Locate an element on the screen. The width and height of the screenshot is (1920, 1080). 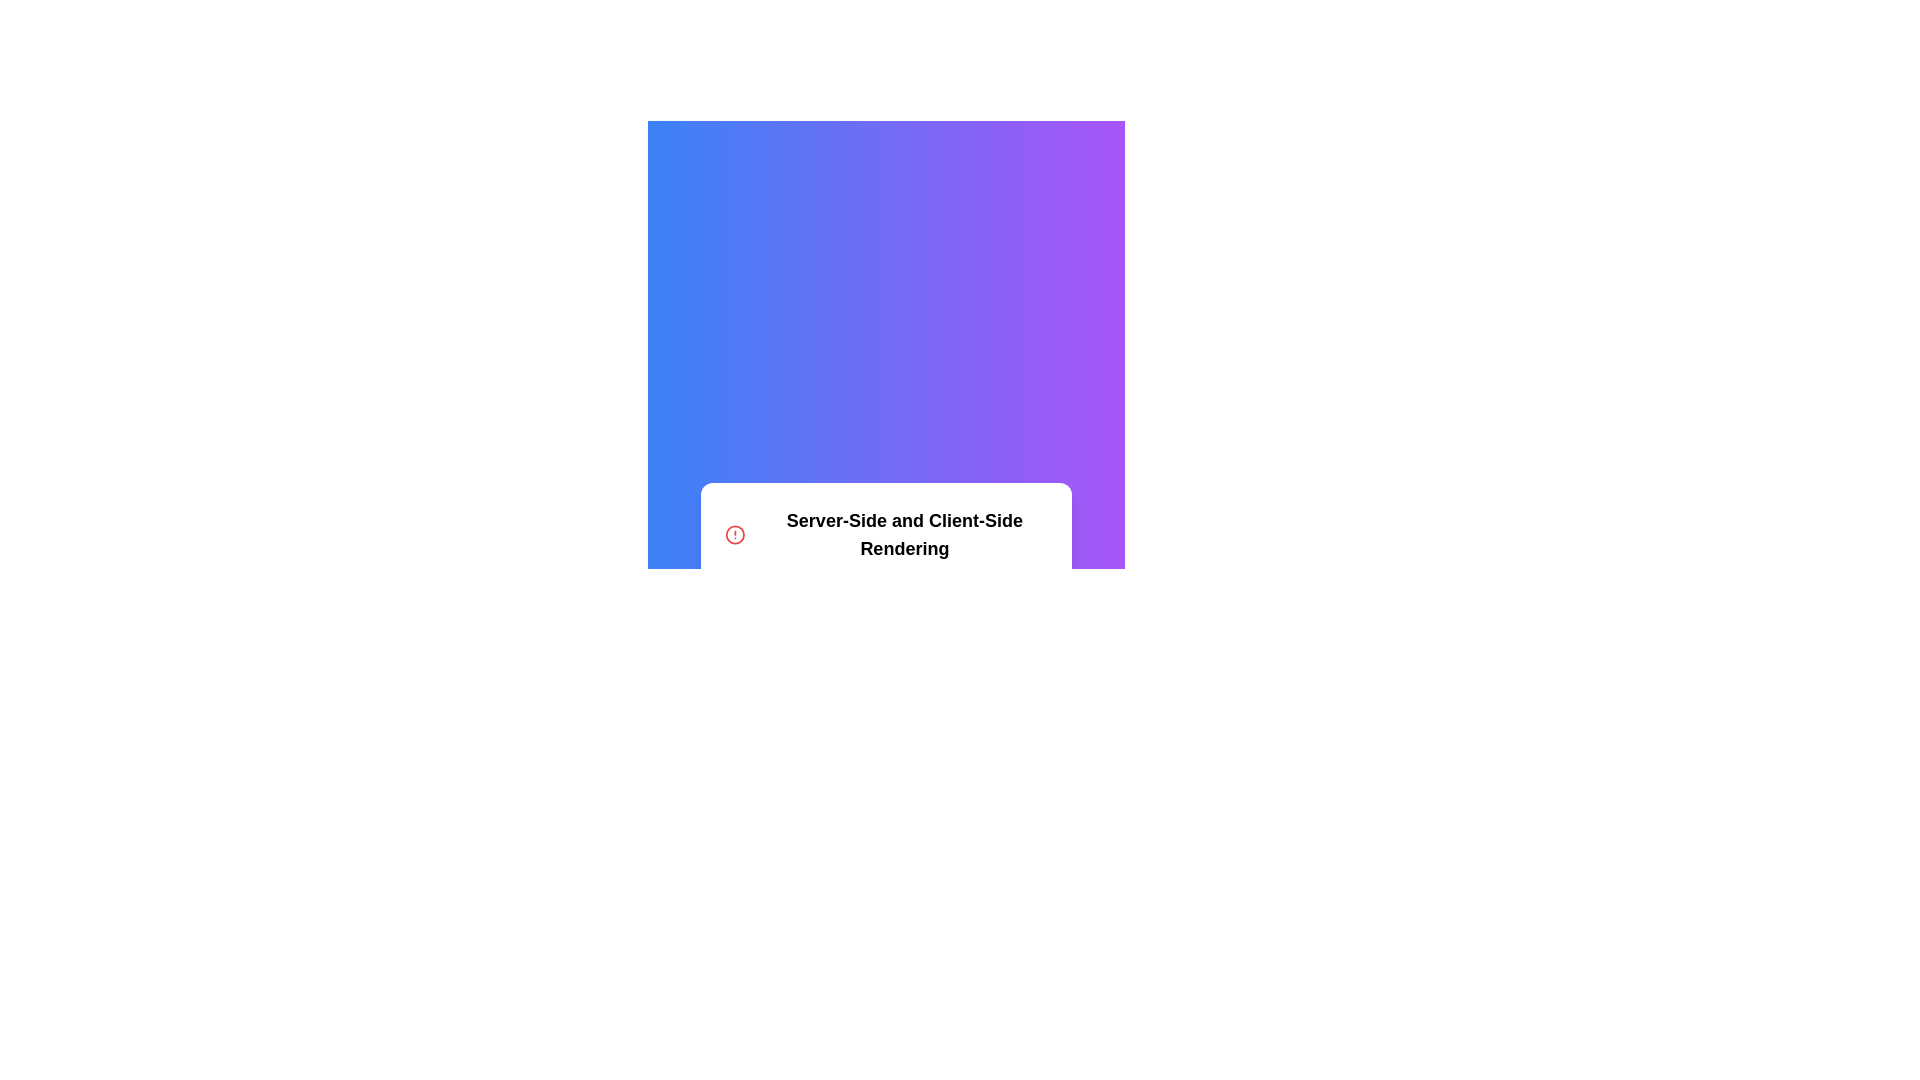
the circular icon with a red alert symbol that is positioned to the left of the text 'Server-Side and Client-Side Rendering.' is located at coordinates (734, 534).